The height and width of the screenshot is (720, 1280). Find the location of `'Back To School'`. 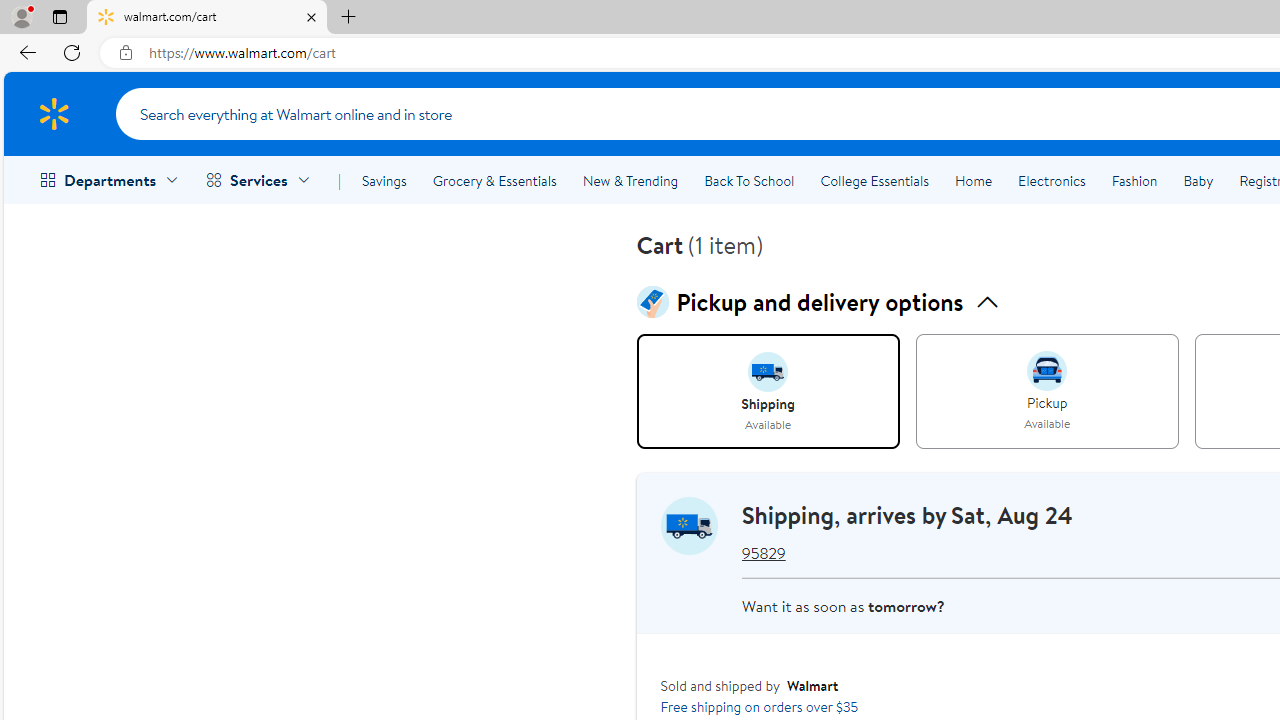

'Back To School' is located at coordinates (748, 181).